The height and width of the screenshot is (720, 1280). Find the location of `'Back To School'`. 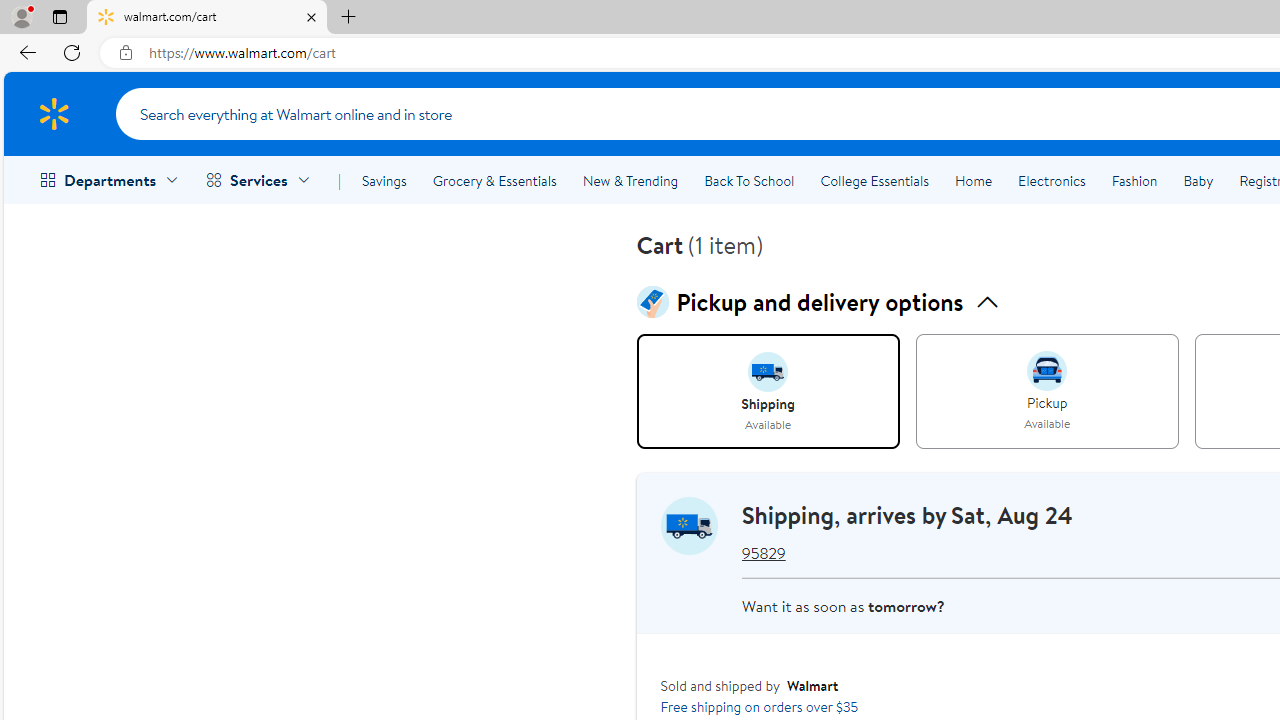

'Back To School' is located at coordinates (748, 181).